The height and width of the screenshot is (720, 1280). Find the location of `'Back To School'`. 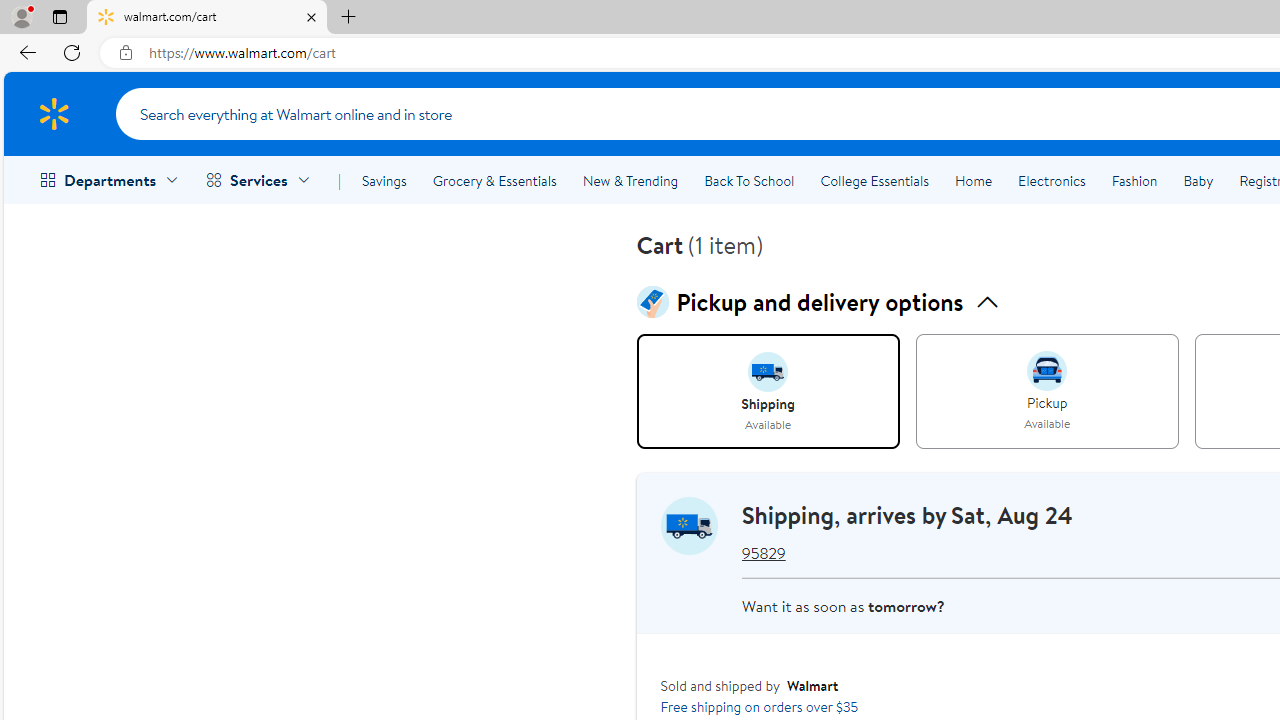

'Back To School' is located at coordinates (748, 181).